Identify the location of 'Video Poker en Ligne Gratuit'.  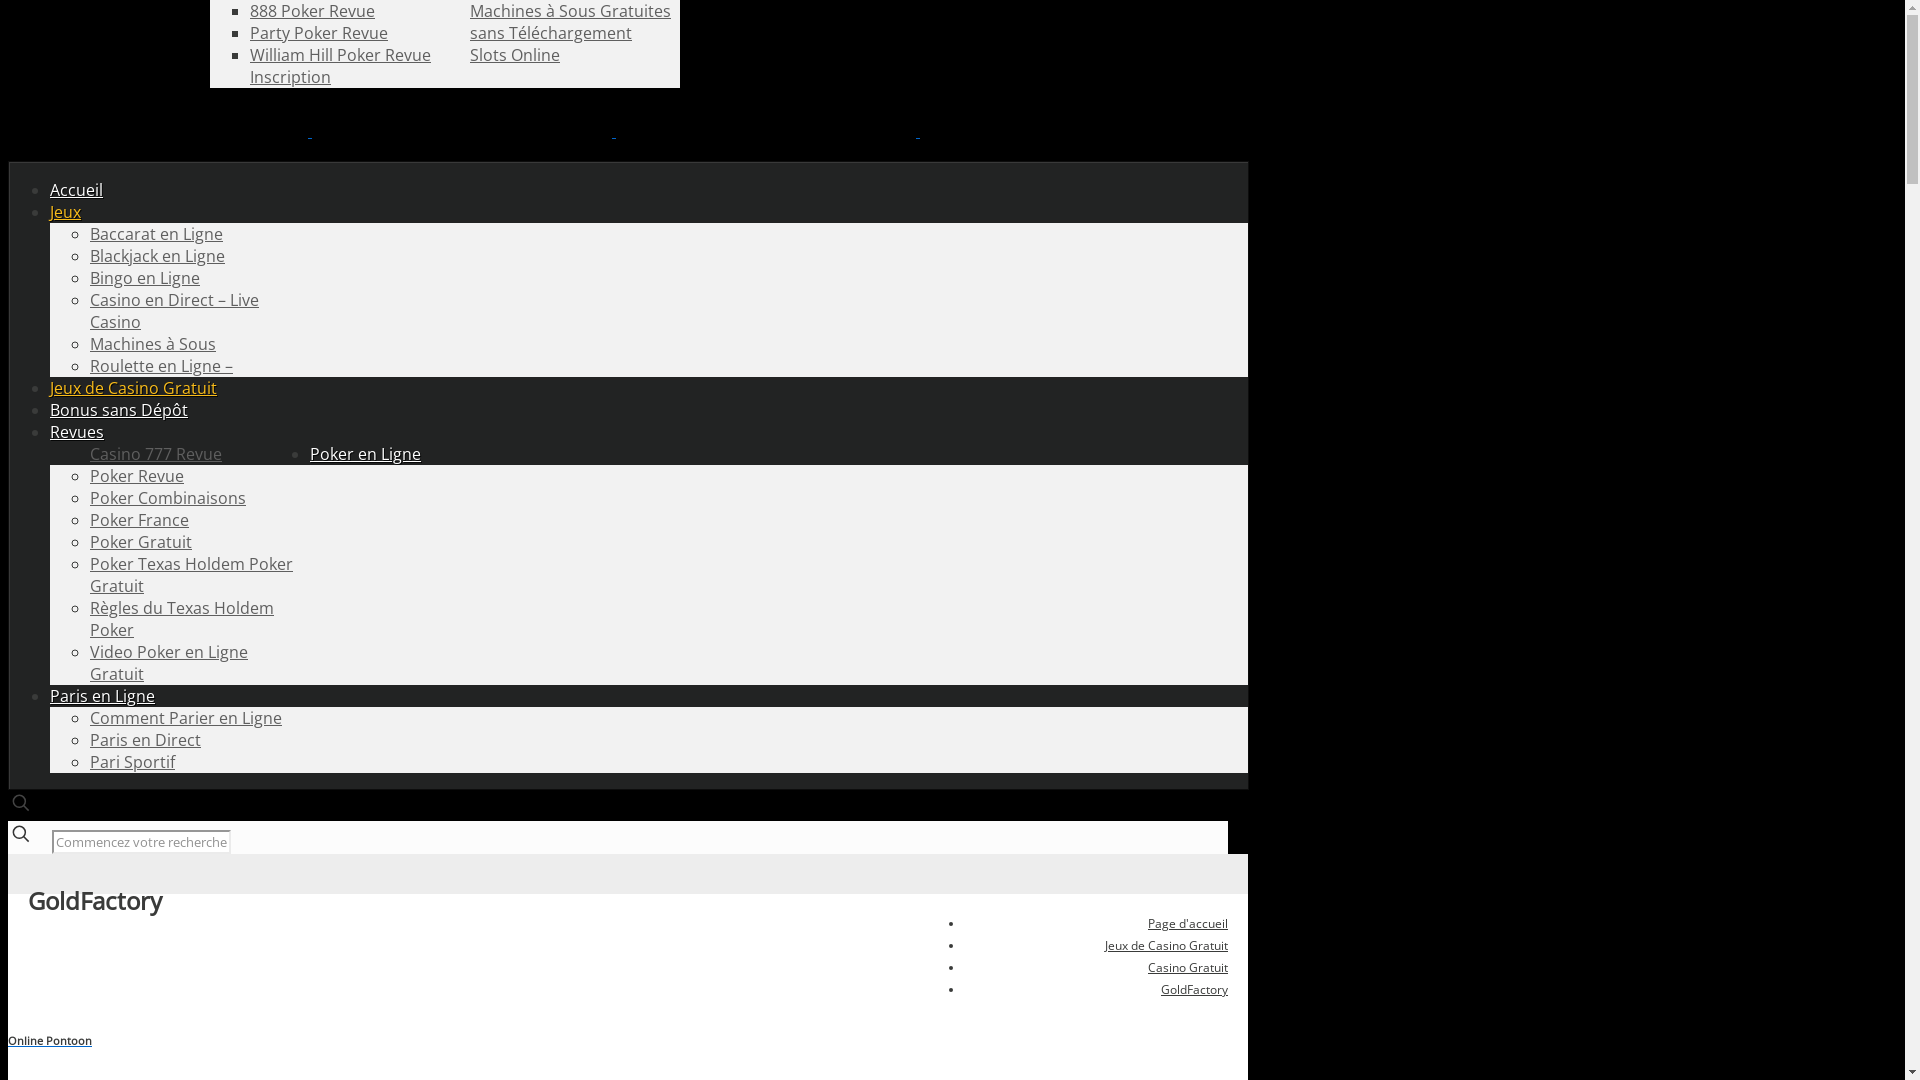
(168, 663).